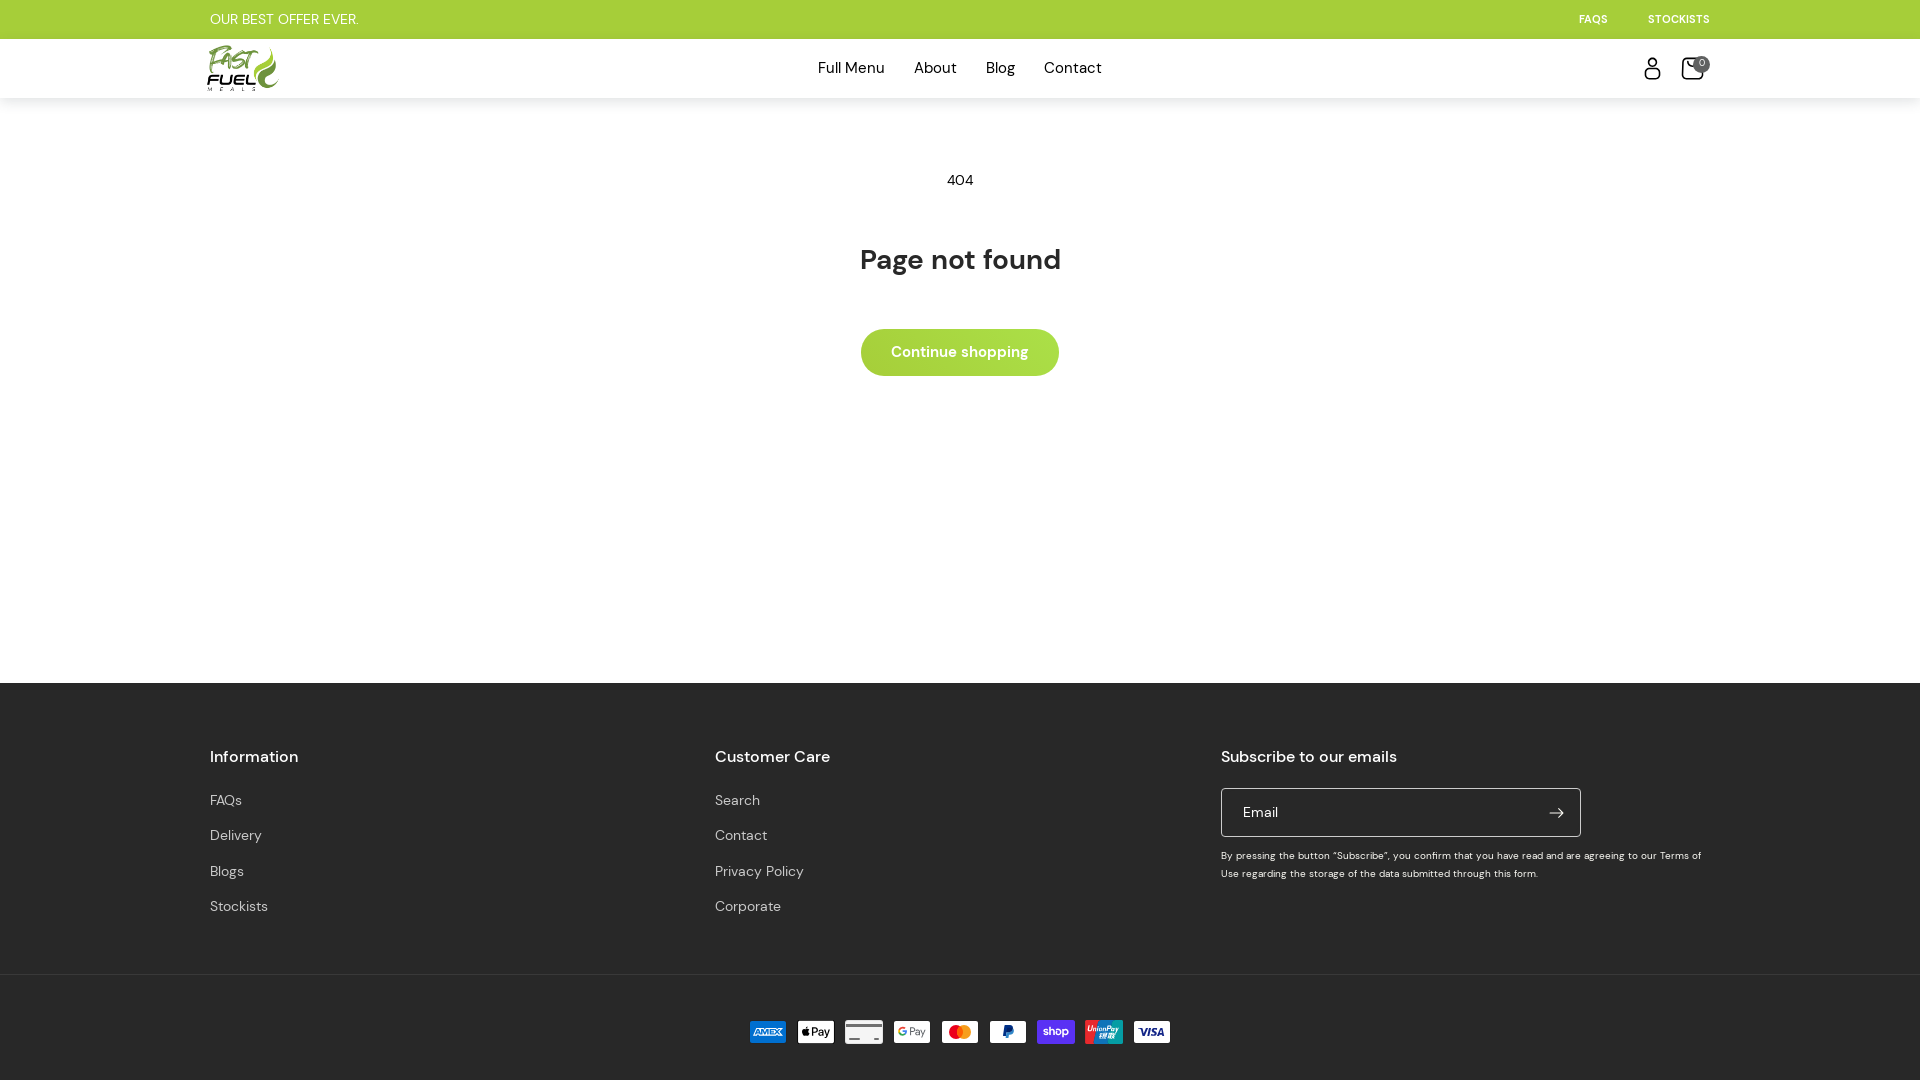 The image size is (1920, 1080). I want to click on 'Stockists', so click(239, 906).